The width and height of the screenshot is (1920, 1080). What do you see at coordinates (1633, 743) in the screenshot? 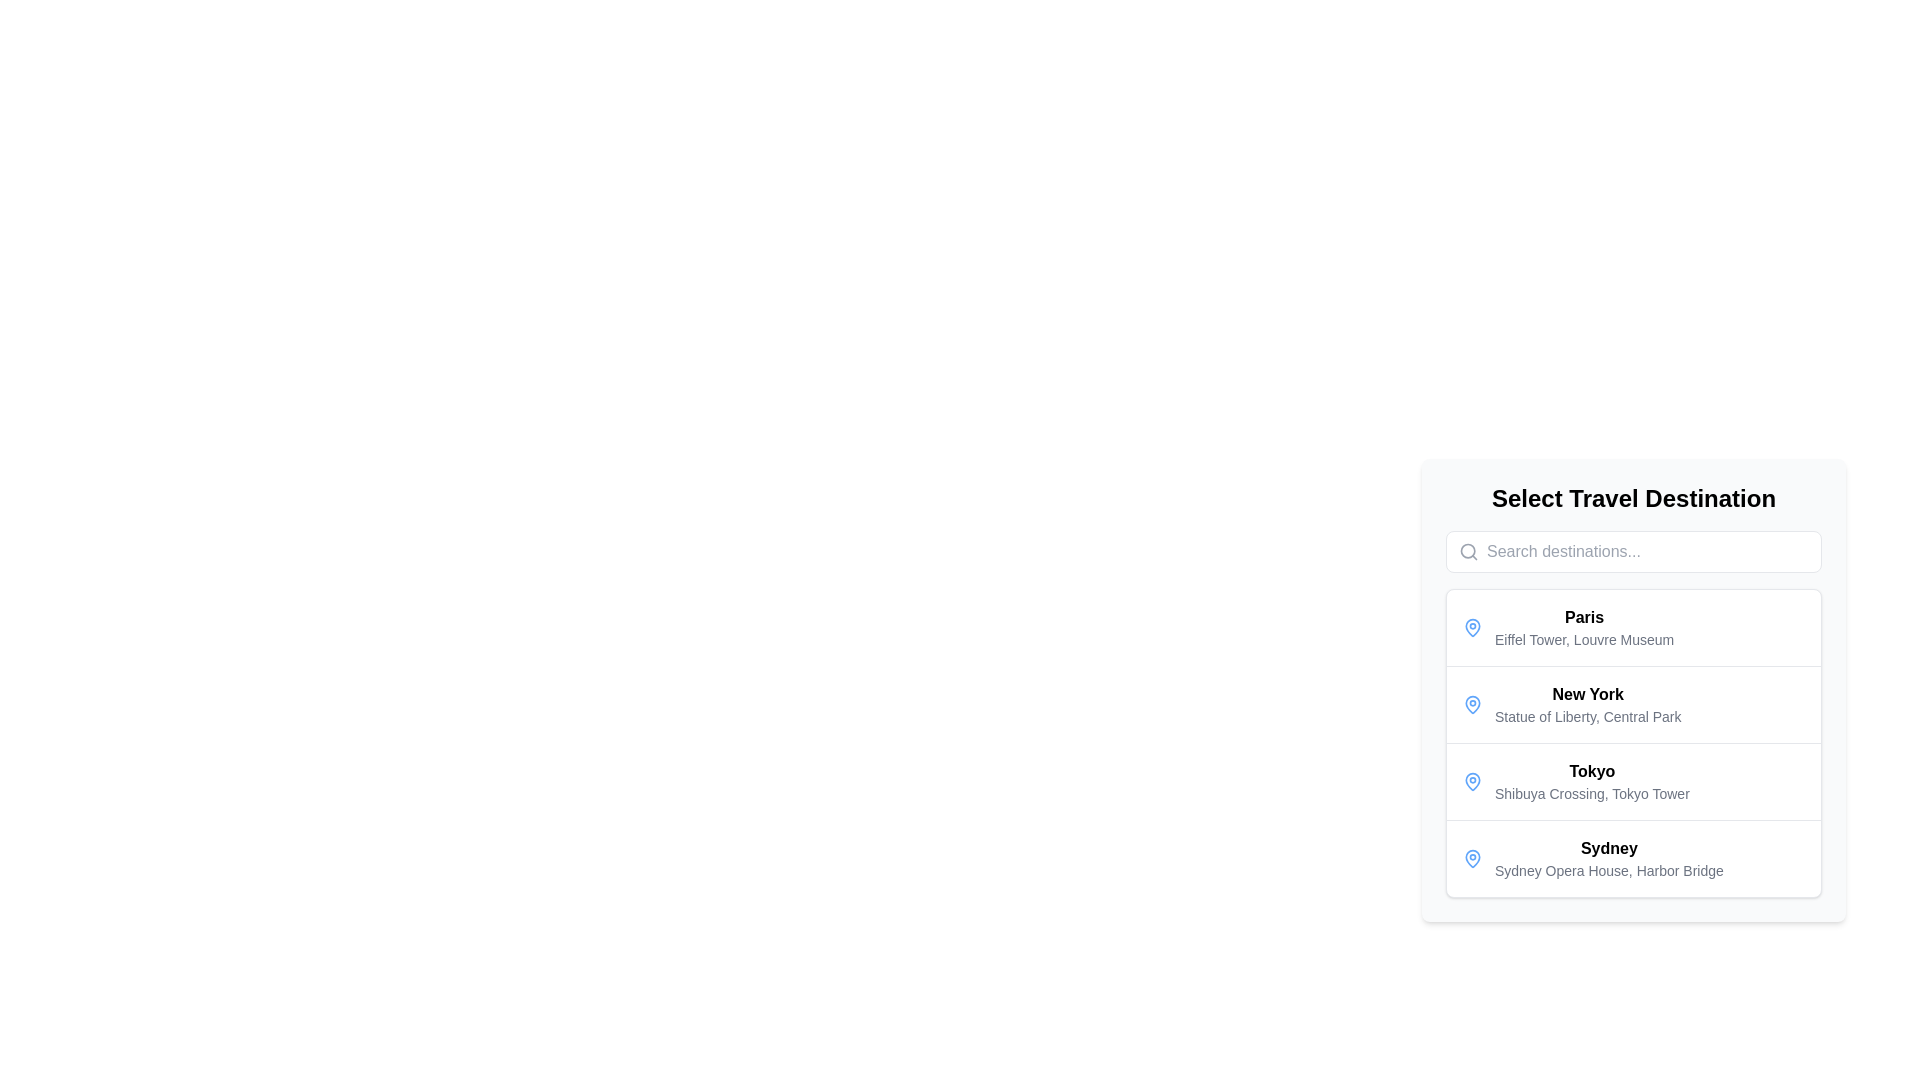
I see `the second list item representing the travel destination 'New York'` at bounding box center [1633, 743].